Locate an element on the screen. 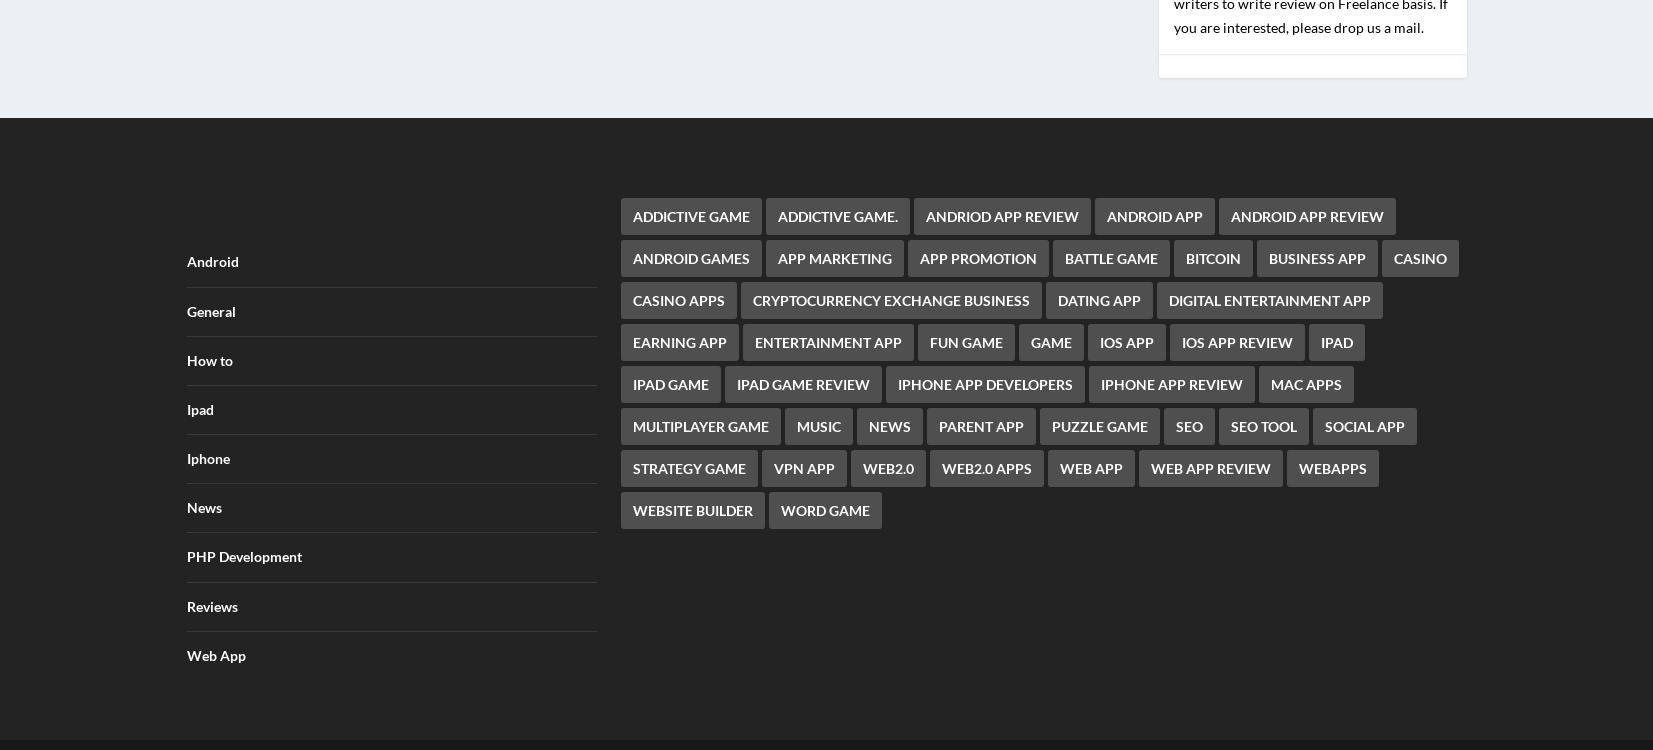 The image size is (1653, 750). 'web app review' is located at coordinates (1210, 454).